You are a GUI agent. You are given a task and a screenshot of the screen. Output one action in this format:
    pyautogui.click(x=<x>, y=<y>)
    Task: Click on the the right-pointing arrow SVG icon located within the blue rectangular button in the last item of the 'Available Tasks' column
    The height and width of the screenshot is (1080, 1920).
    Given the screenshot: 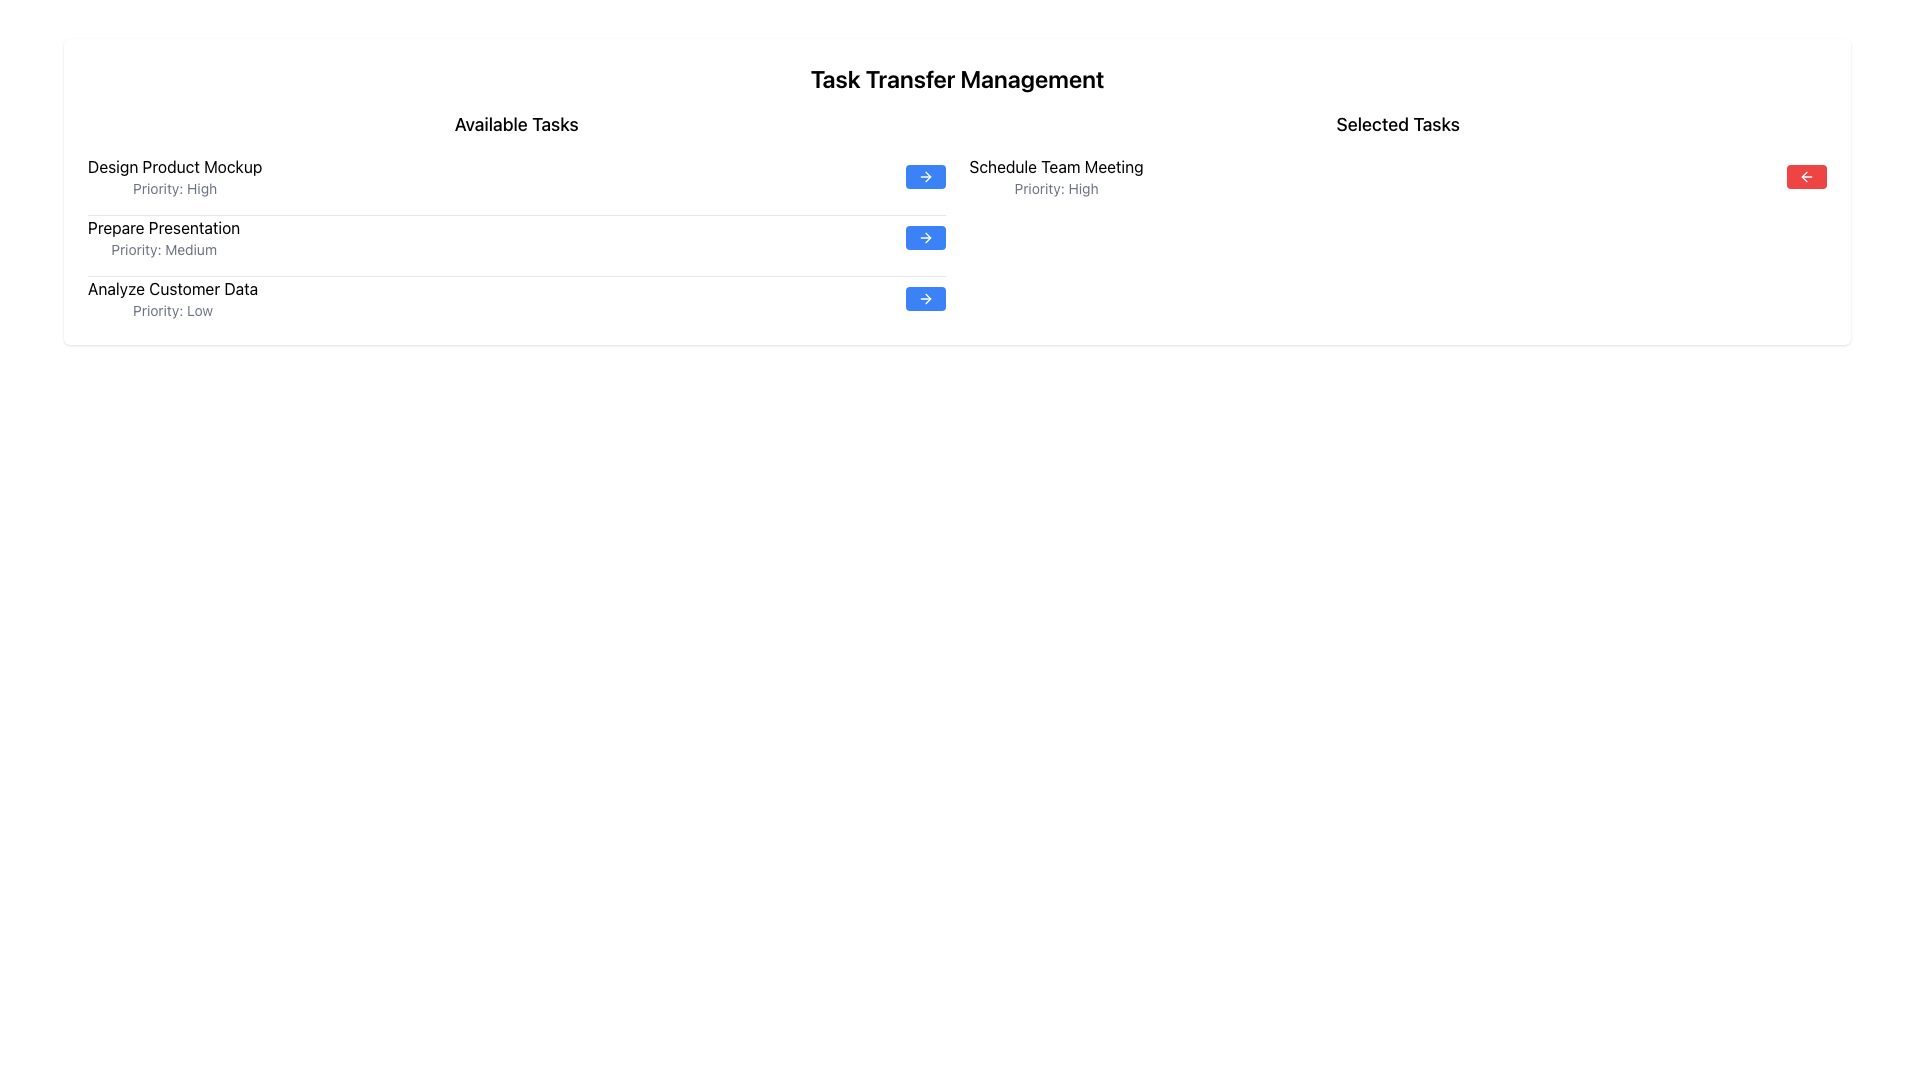 What is the action you would take?
    pyautogui.click(x=924, y=299)
    